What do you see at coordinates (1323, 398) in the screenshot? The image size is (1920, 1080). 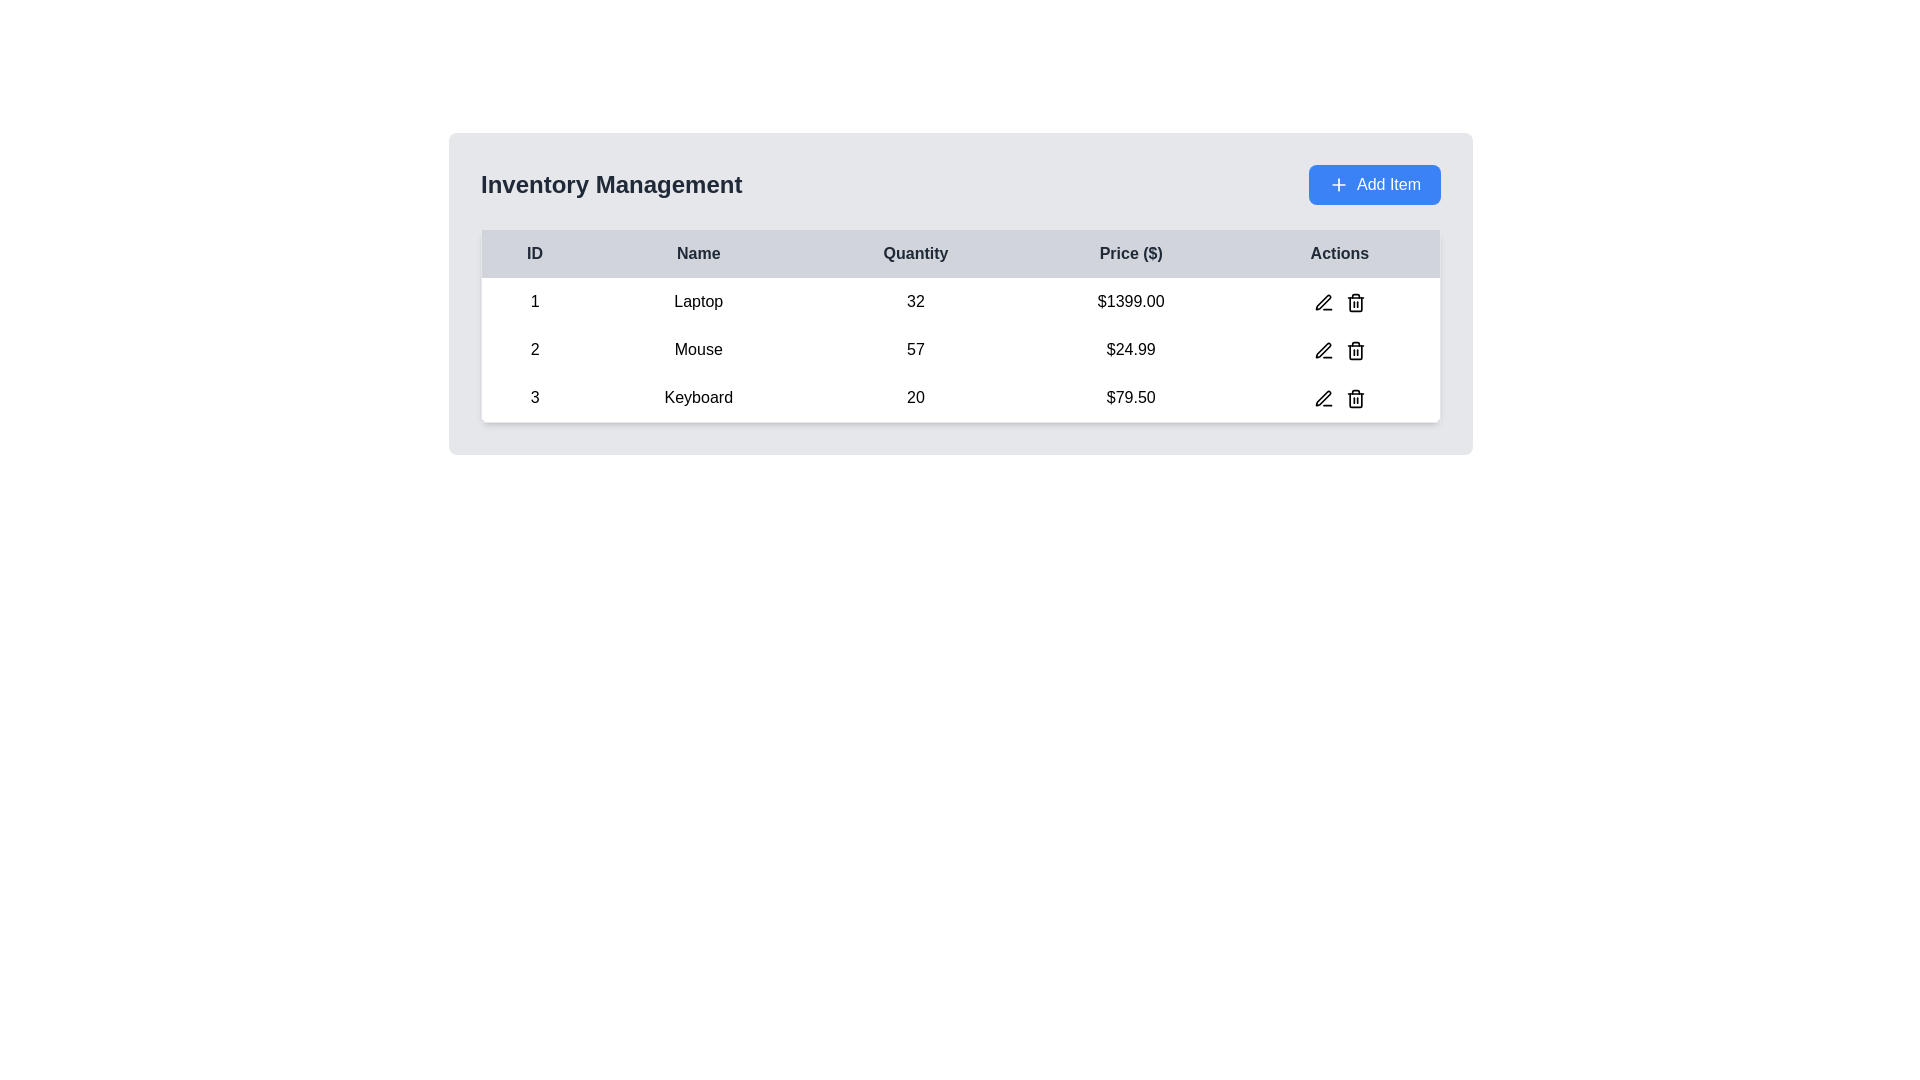 I see `the edit icon button in the Actions column of the table to modify the details of the 'Keyboard' item` at bounding box center [1323, 398].